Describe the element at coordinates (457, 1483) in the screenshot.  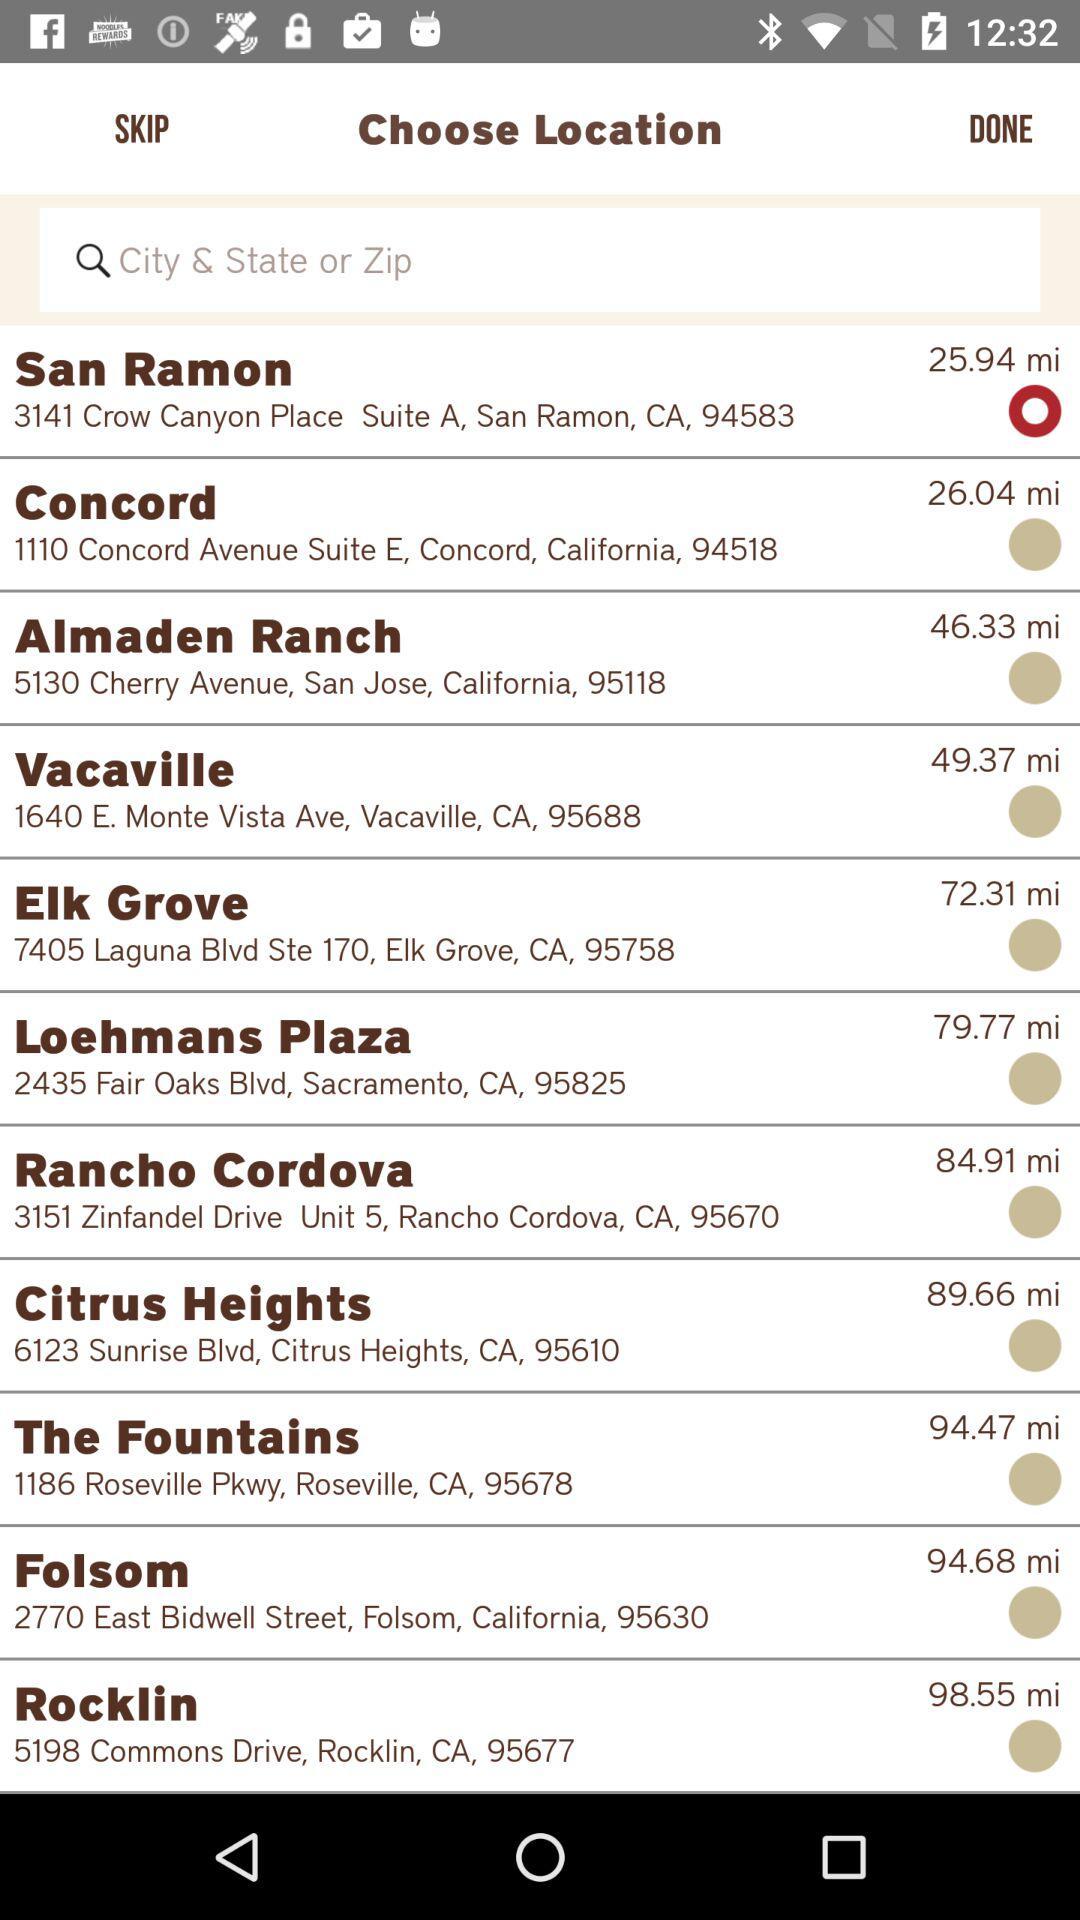
I see `the 1186 roseville pkwy item` at that location.